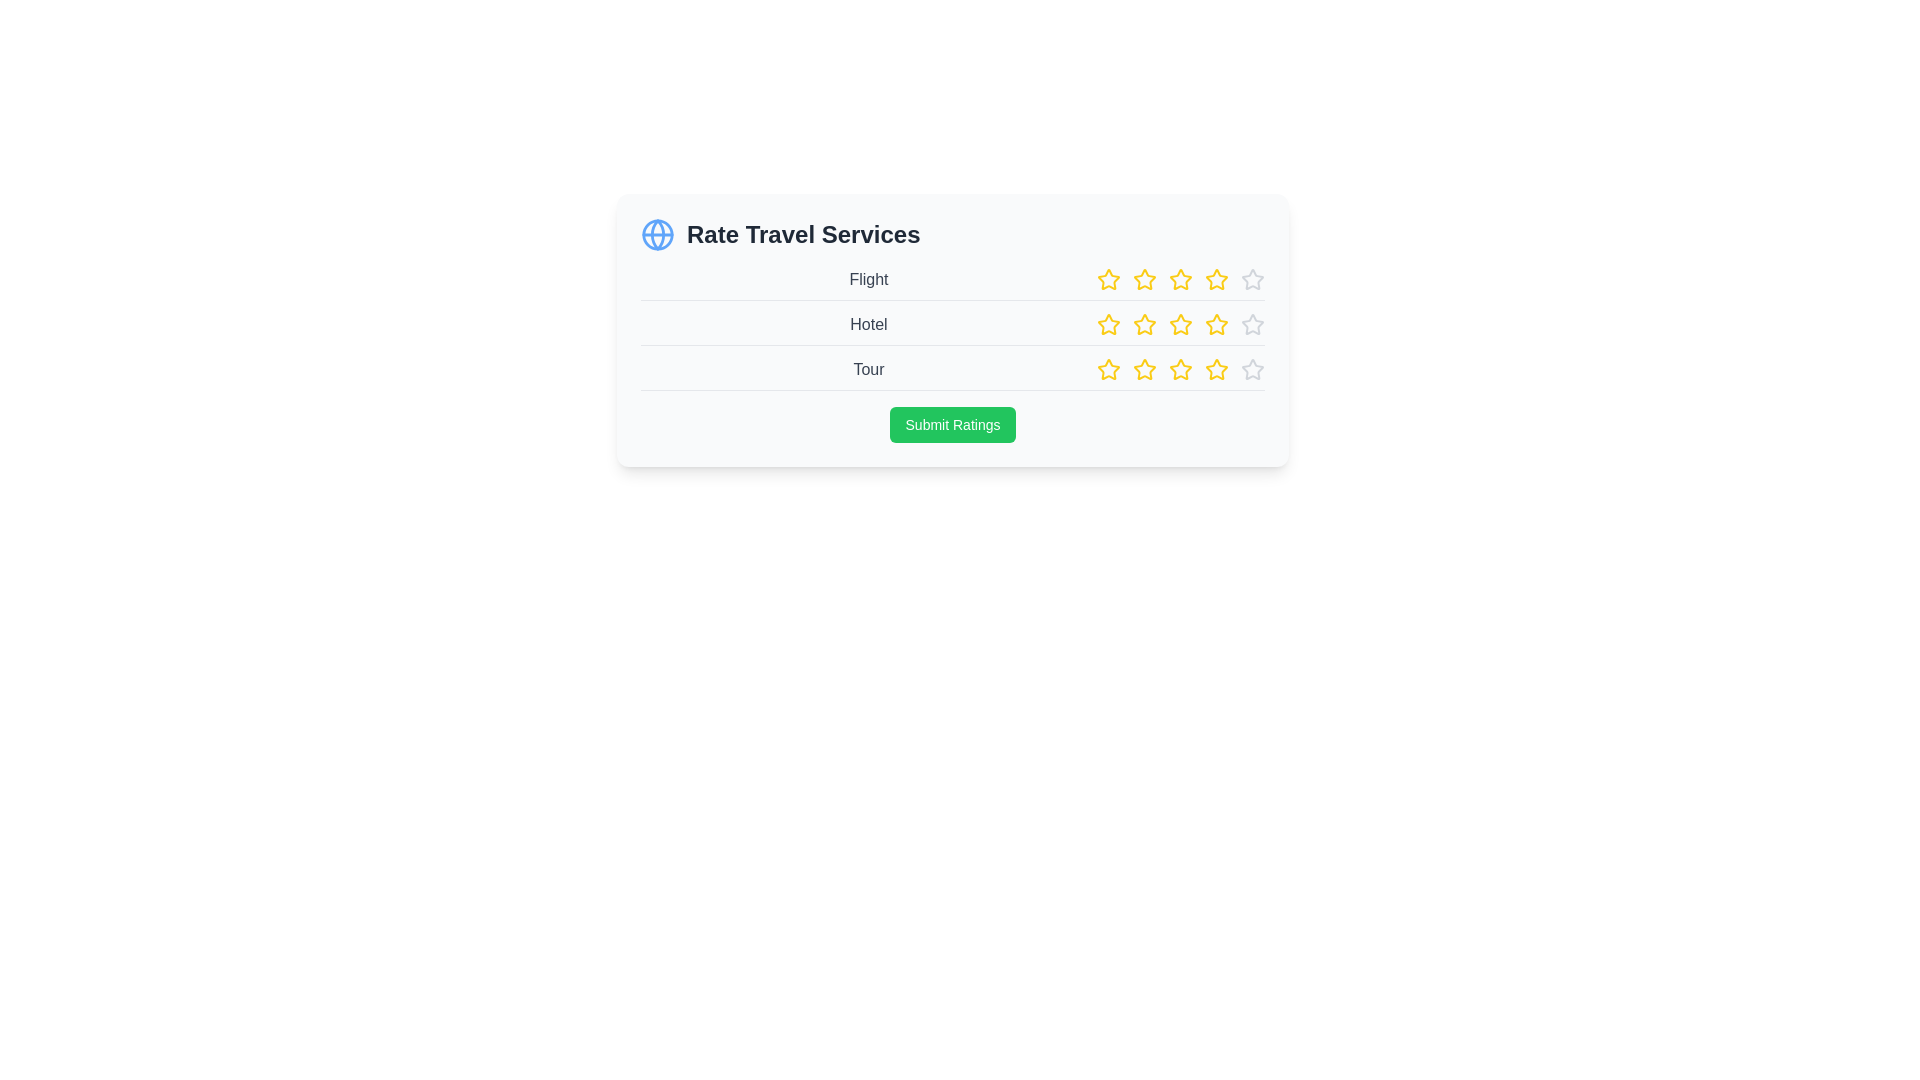  Describe the element at coordinates (868, 280) in the screenshot. I see `the Text Label indicating the rating for 'Flight' services, which is positioned on the left side of the rating section, above 'Hotel' and 'Tour', and aligned with the rating stars` at that location.